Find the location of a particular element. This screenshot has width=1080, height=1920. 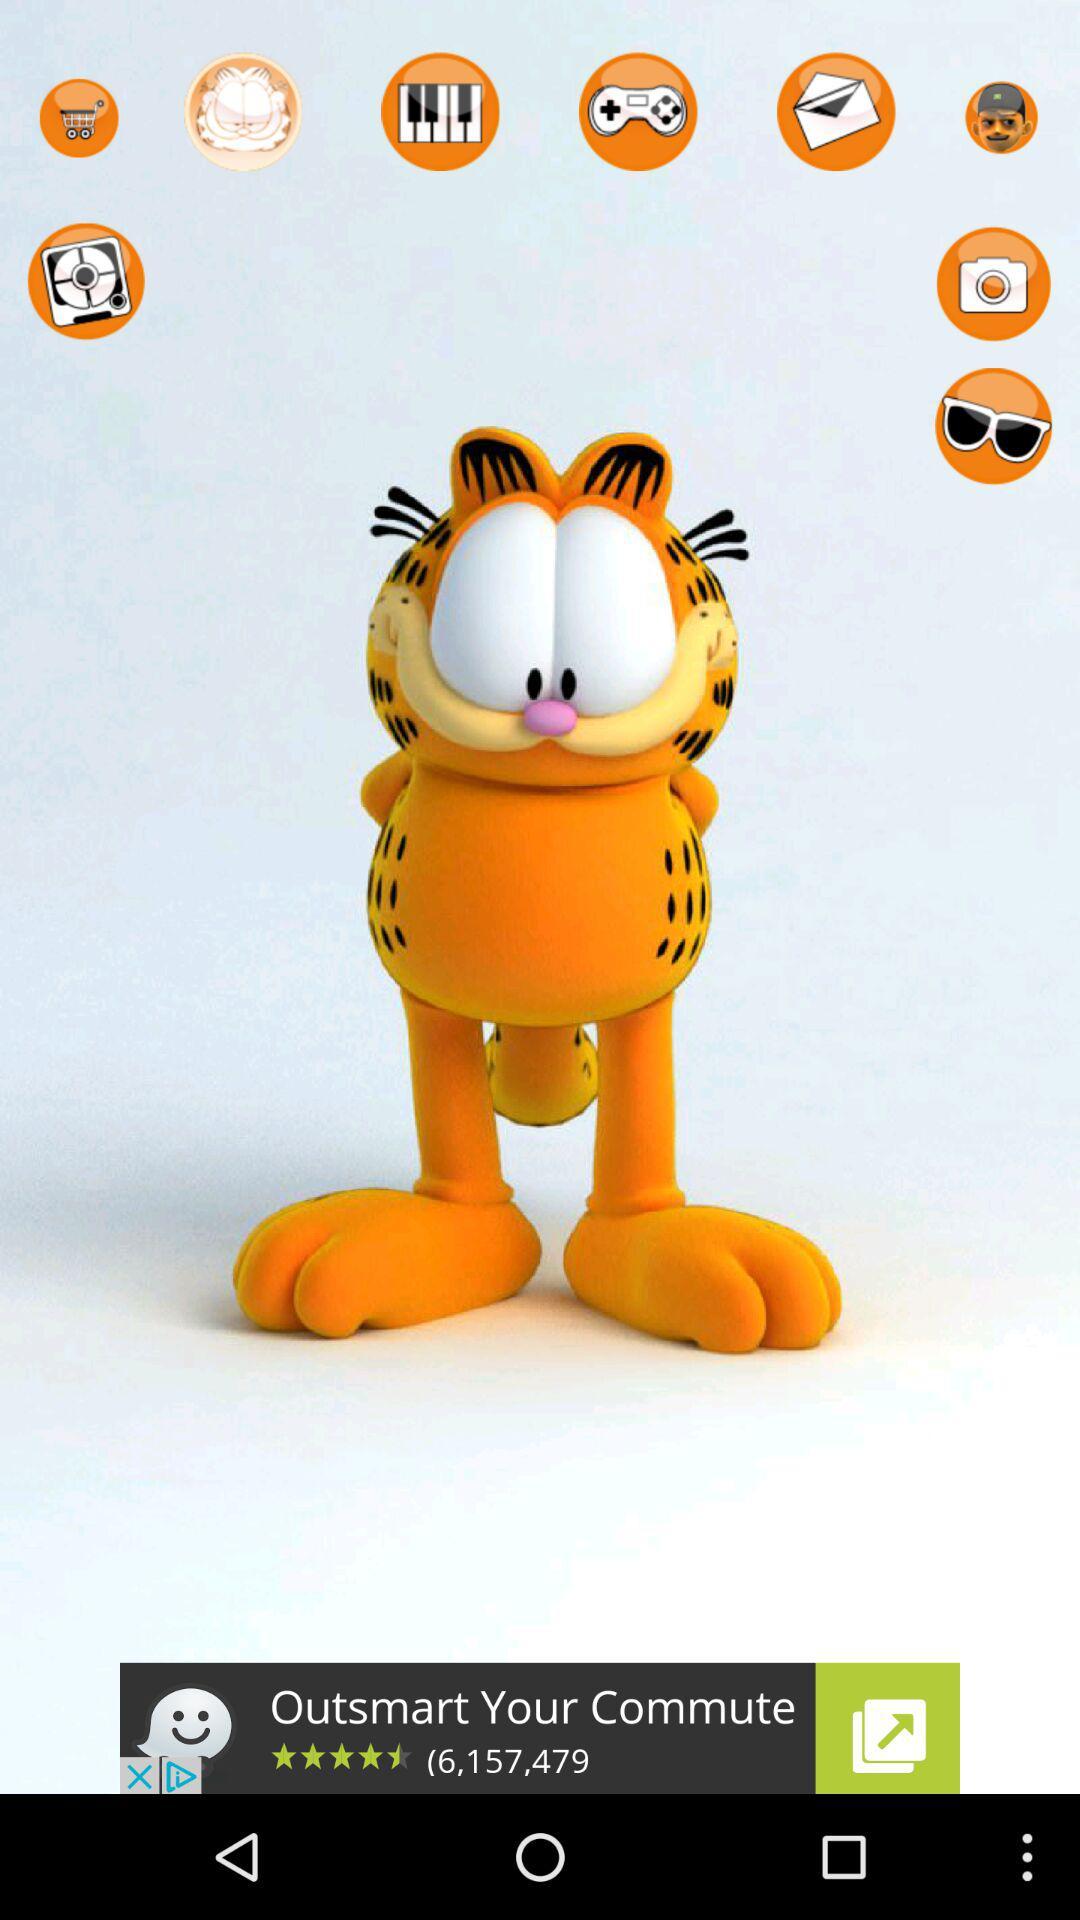

the photo icon is located at coordinates (993, 301).